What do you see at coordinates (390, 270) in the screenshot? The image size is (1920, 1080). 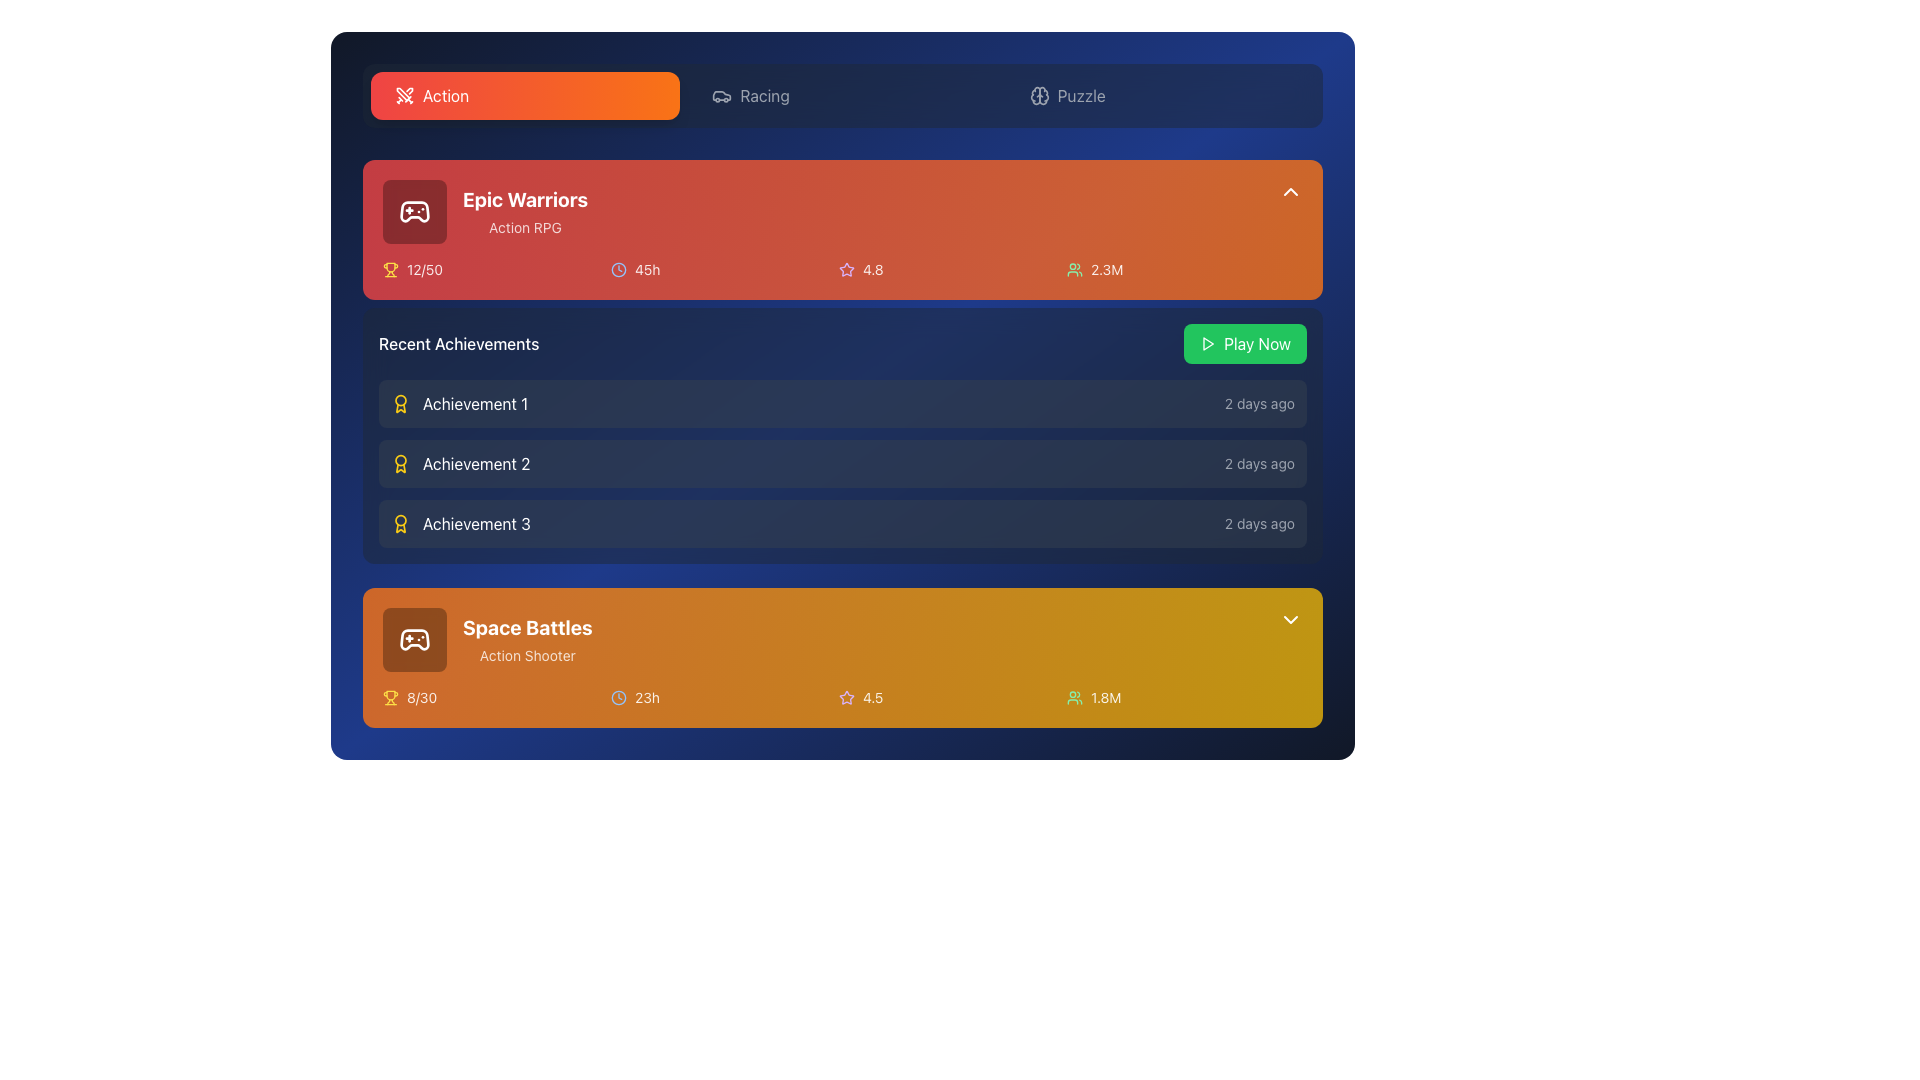 I see `the achievement icon located to the left of the progress text '12/50' in the 'Epic Warriors' section for further interactions` at bounding box center [390, 270].